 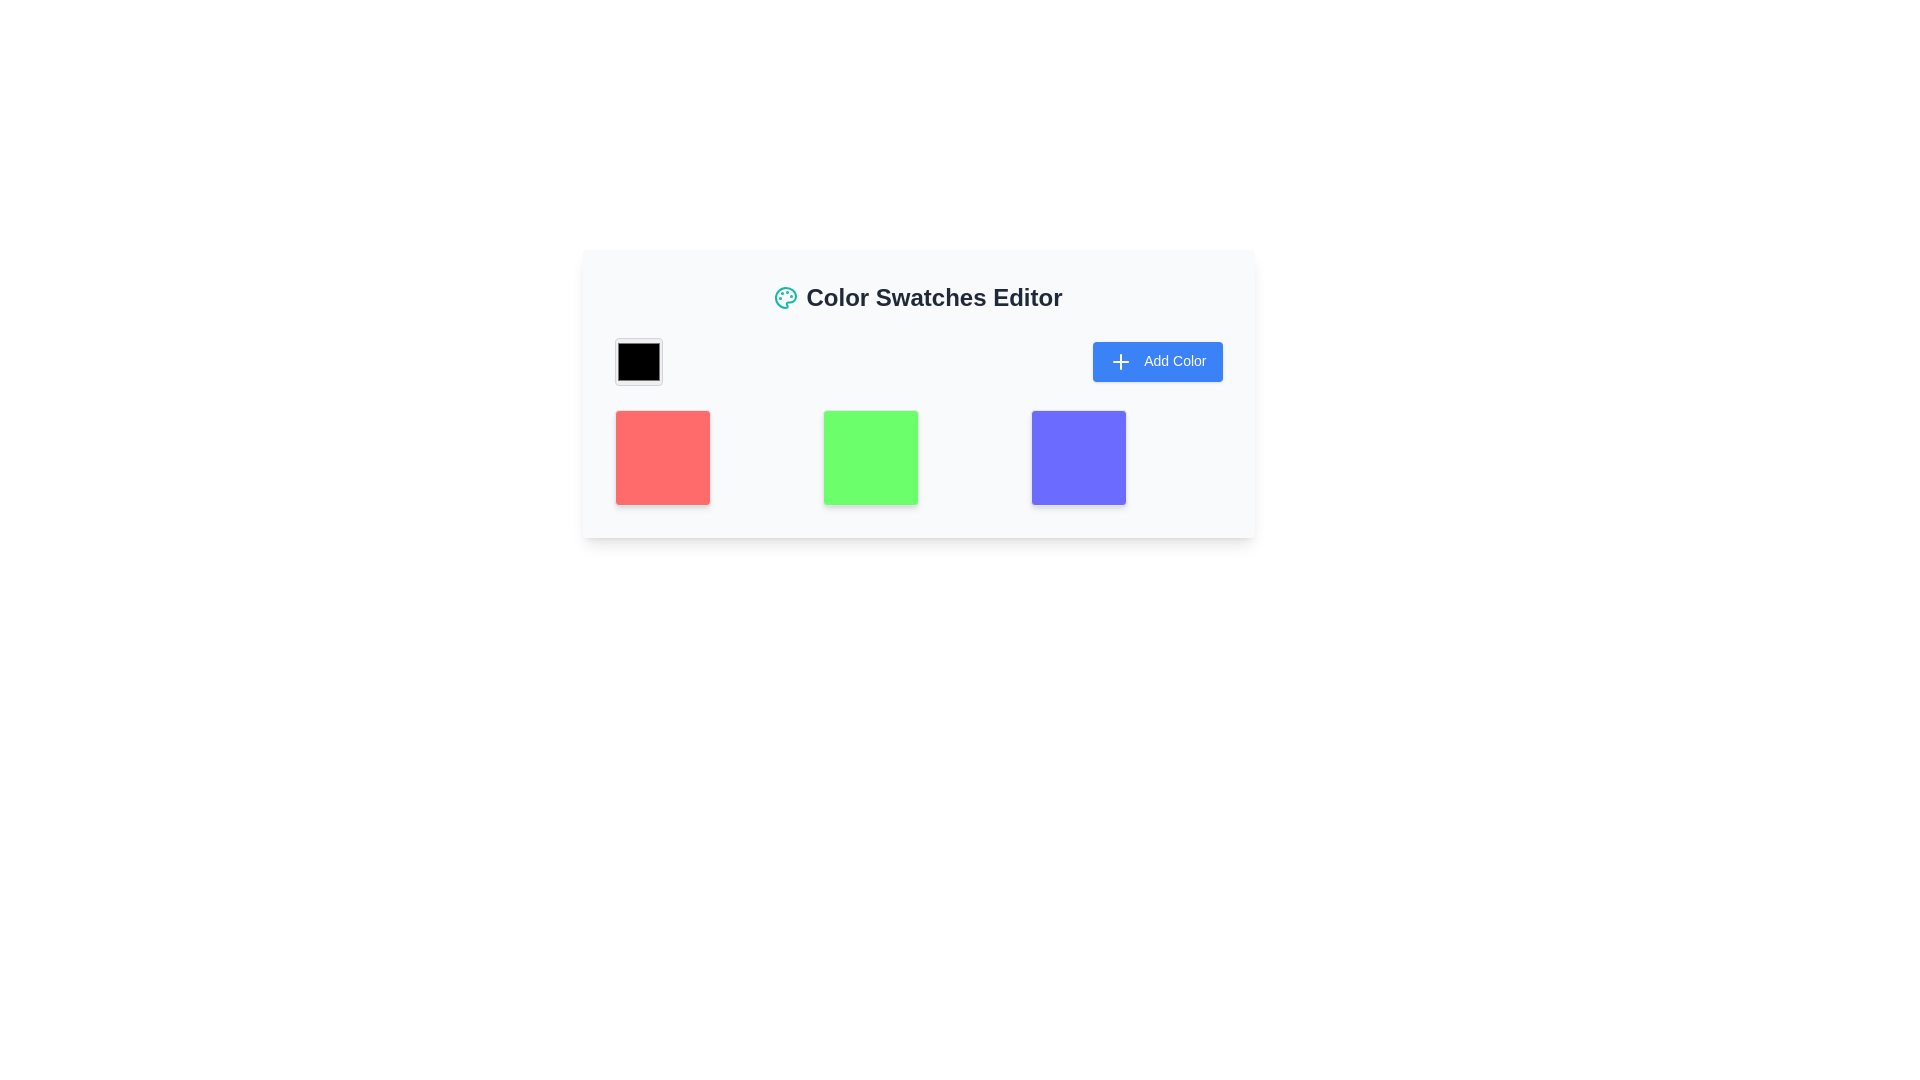 What do you see at coordinates (710, 458) in the screenshot?
I see `the first square color swatch in the horizontal row` at bounding box center [710, 458].